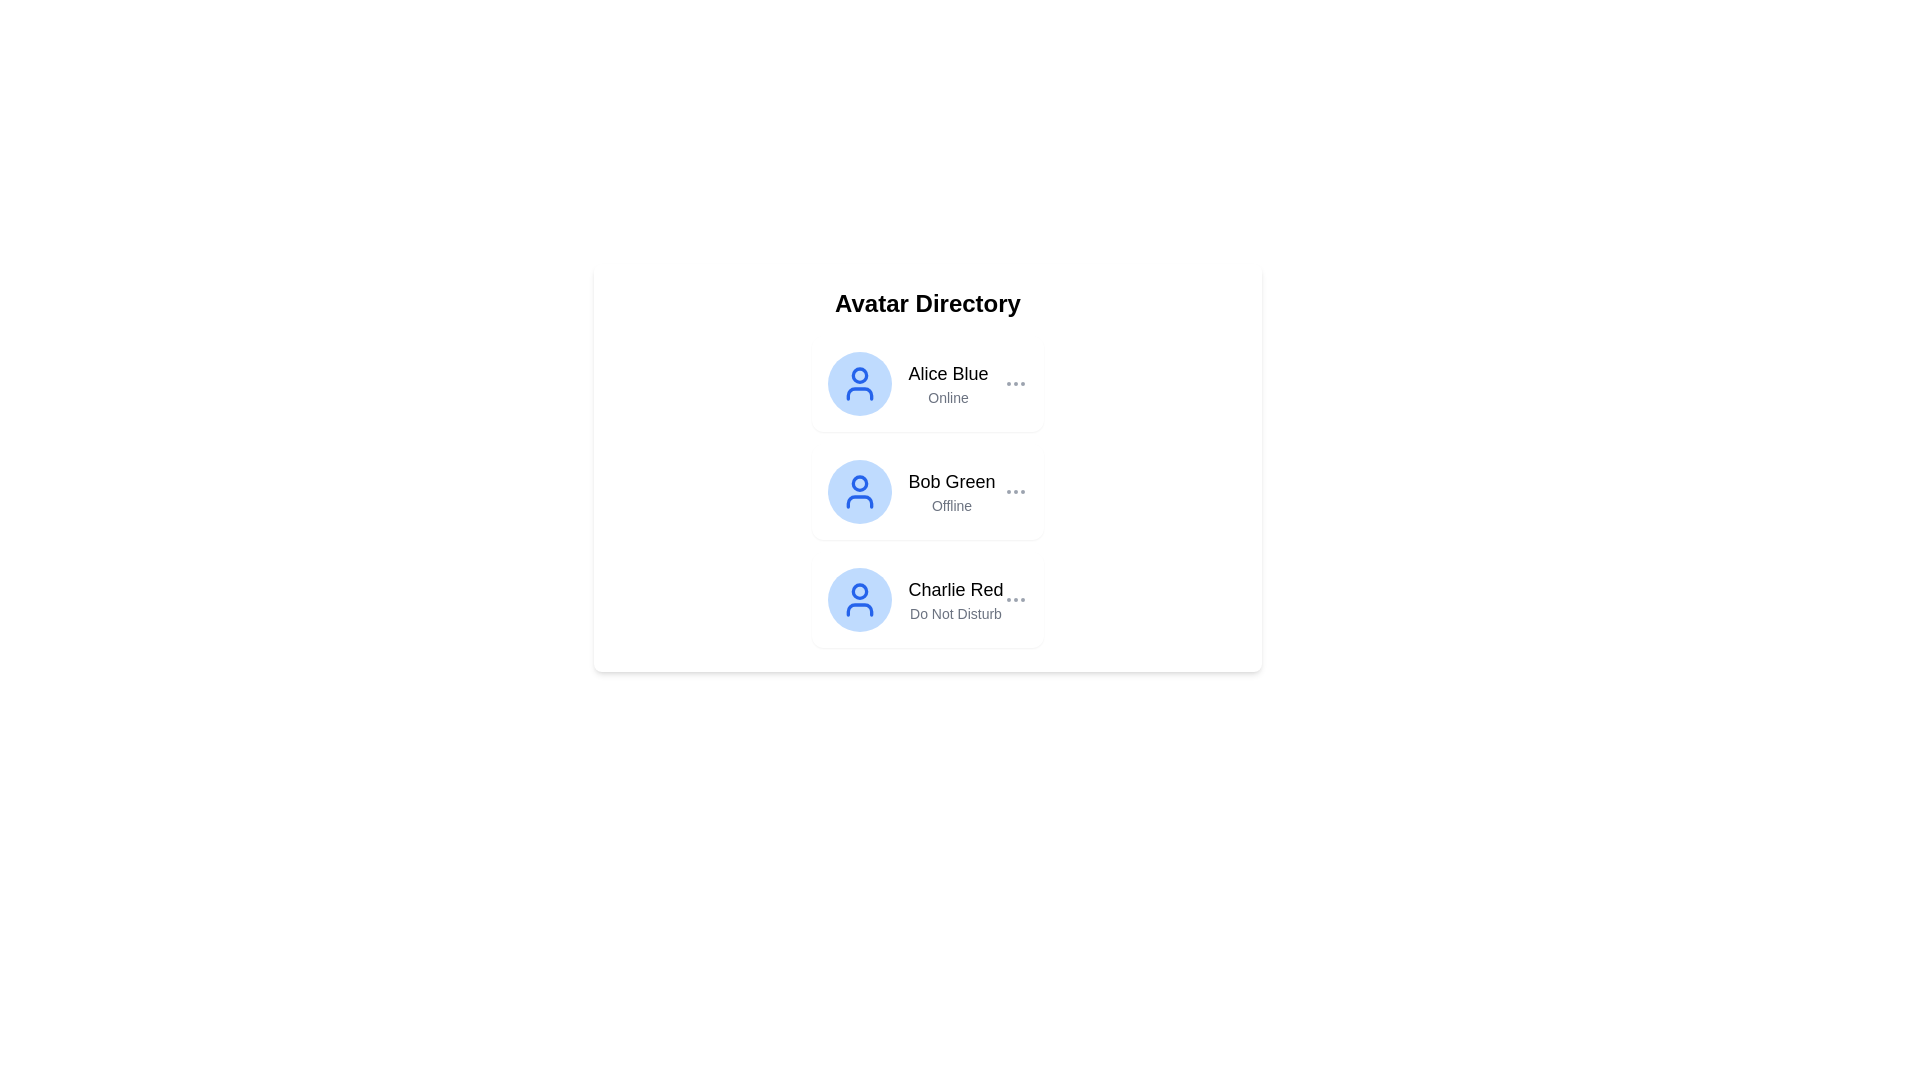 The image size is (1920, 1080). I want to click on the second user card in the vertically arranged list of user info cards located in the 'Avatar Directory' card, so click(926, 492).